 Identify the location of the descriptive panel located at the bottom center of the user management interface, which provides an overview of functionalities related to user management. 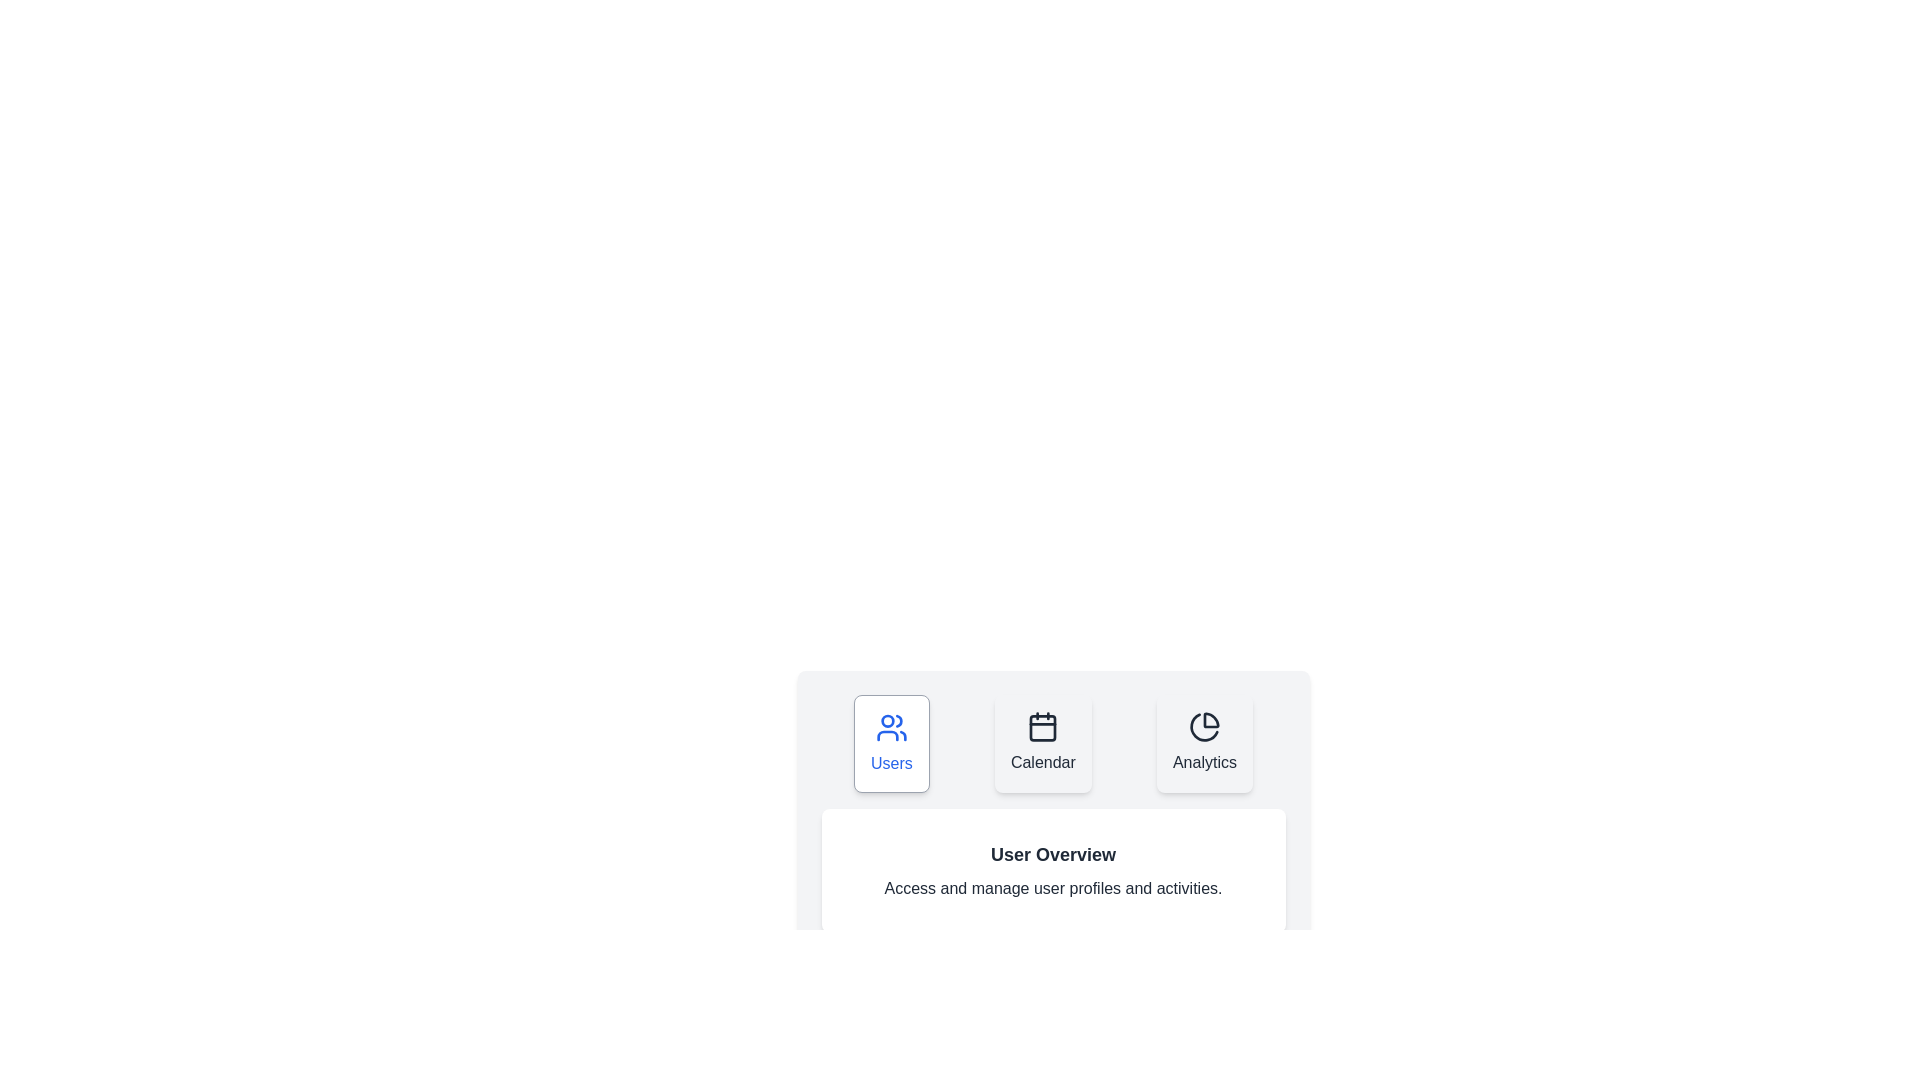
(1052, 813).